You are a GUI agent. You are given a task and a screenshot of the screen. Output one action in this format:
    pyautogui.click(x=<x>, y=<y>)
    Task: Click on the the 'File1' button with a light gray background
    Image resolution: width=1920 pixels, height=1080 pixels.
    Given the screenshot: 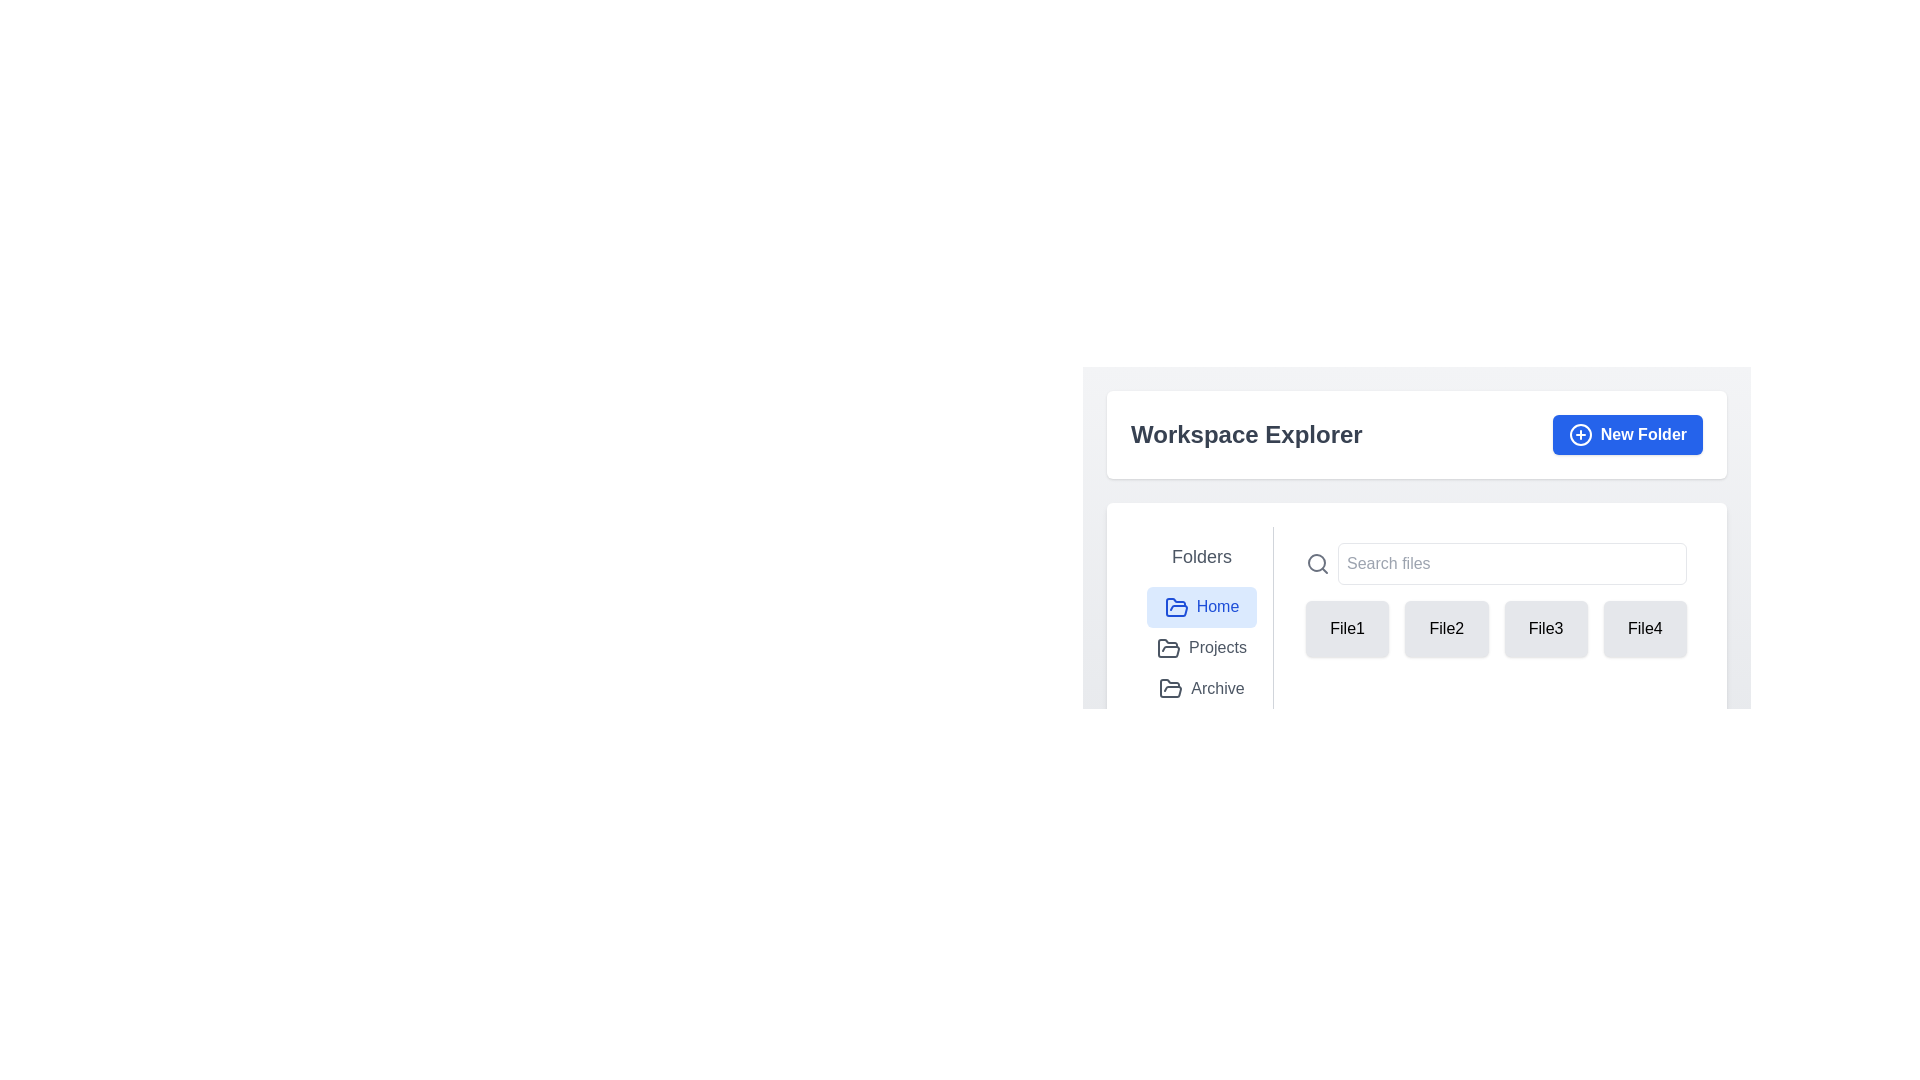 What is the action you would take?
    pyautogui.click(x=1347, y=627)
    